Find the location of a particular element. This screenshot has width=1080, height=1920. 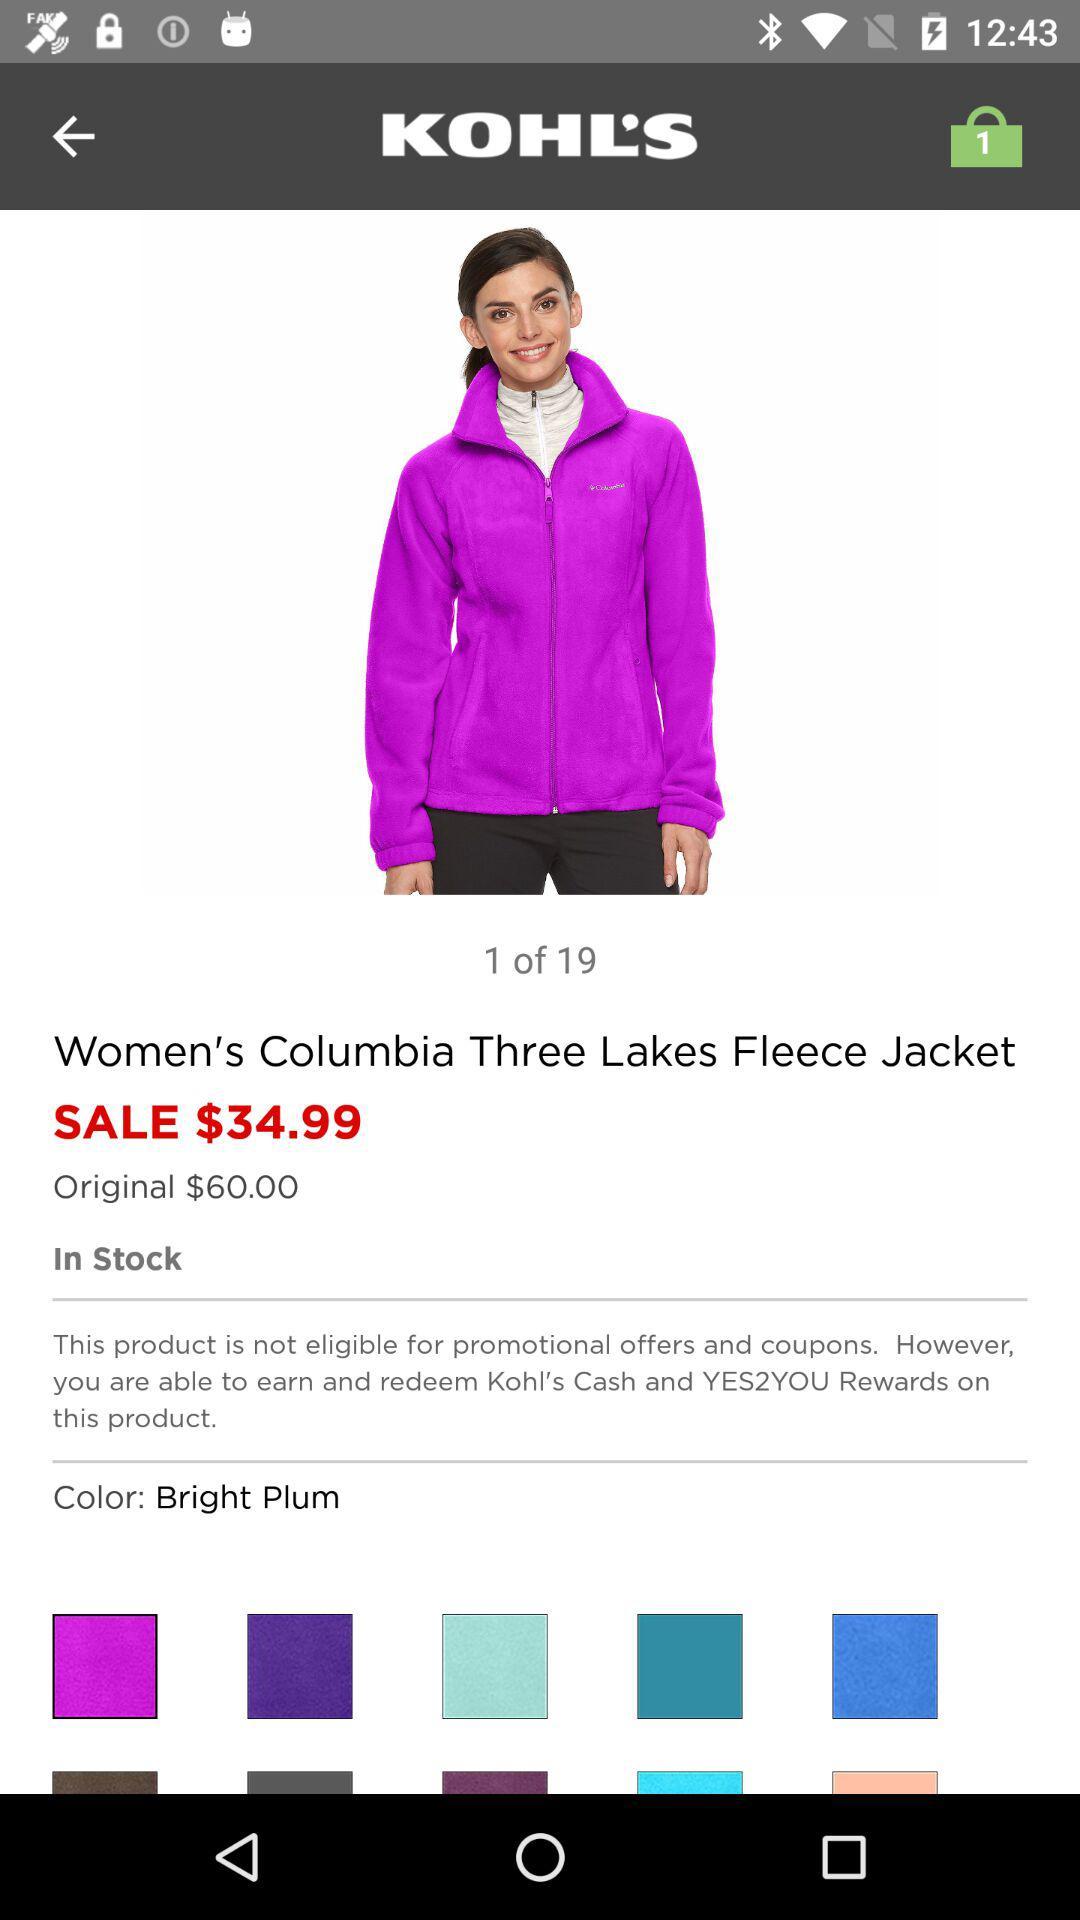

color is located at coordinates (883, 1666).